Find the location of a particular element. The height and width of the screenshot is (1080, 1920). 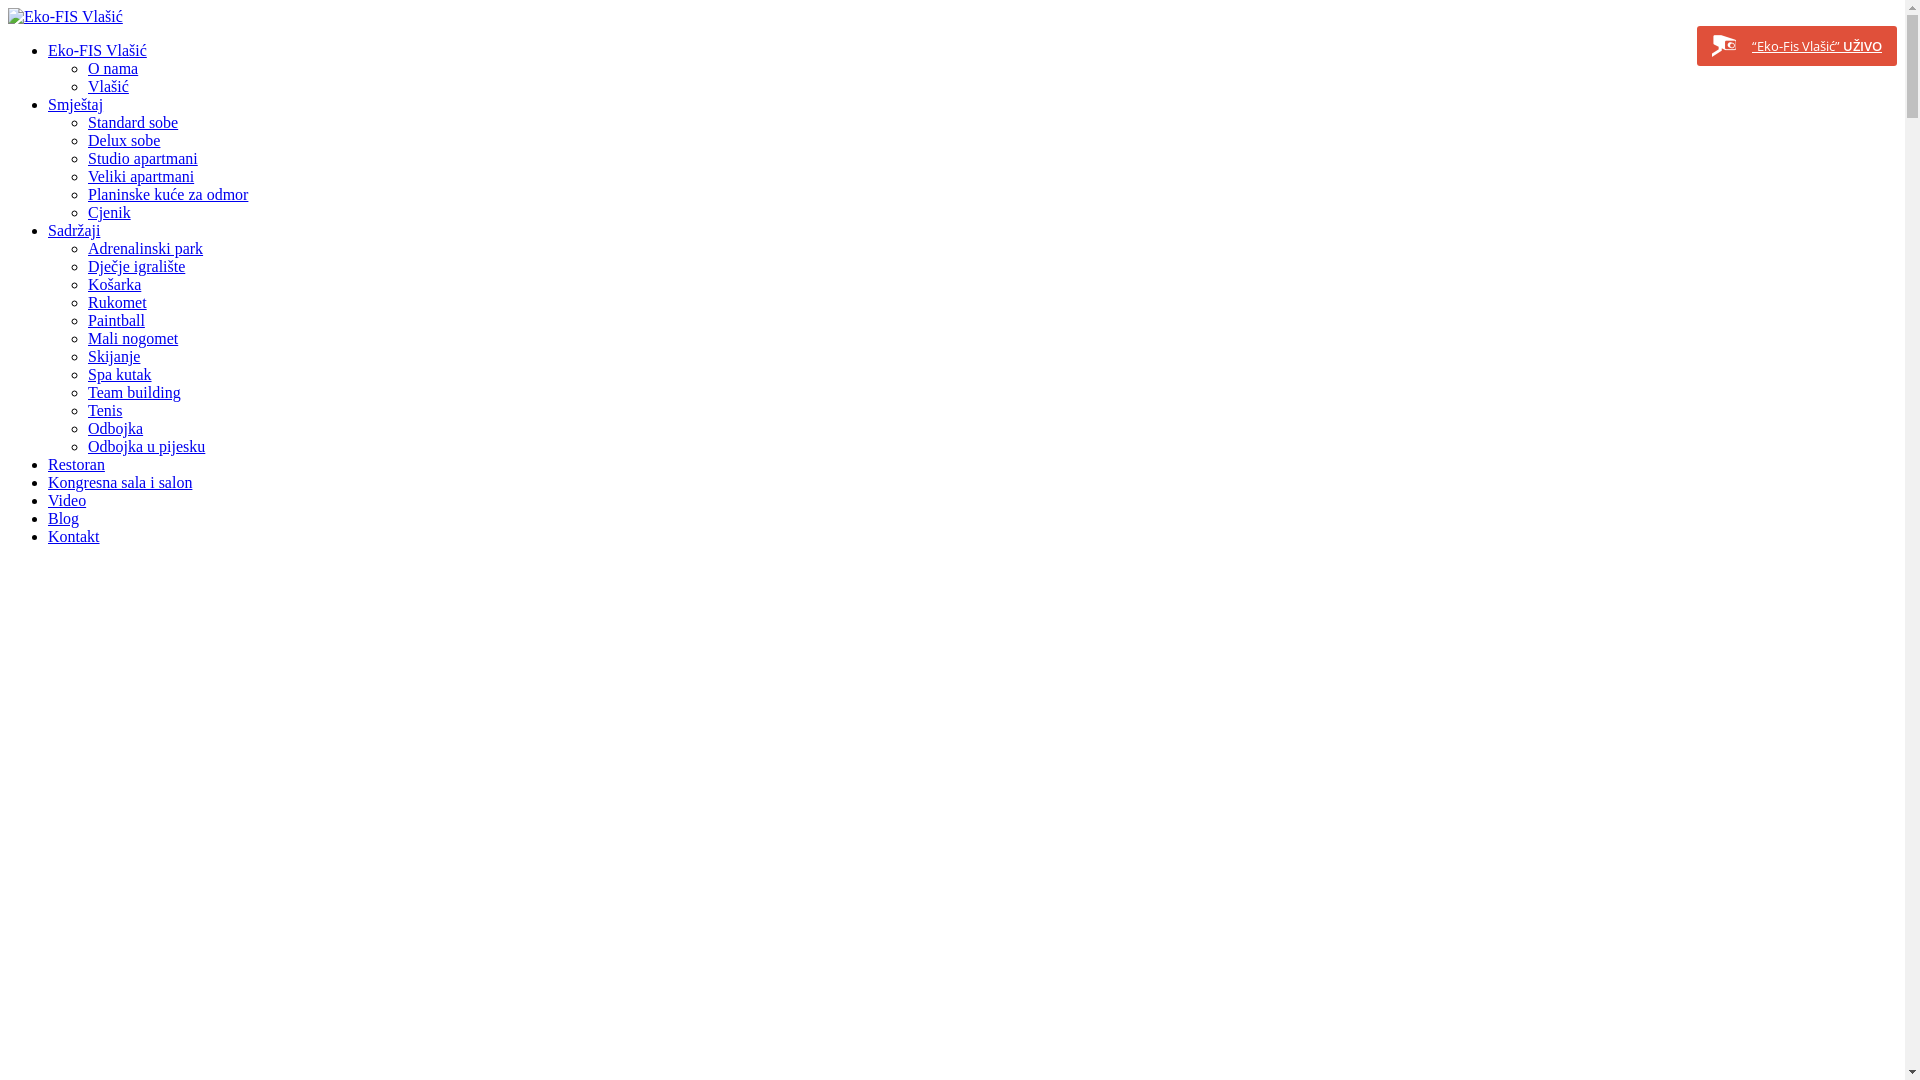

'Skip to content' is located at coordinates (8, 8).